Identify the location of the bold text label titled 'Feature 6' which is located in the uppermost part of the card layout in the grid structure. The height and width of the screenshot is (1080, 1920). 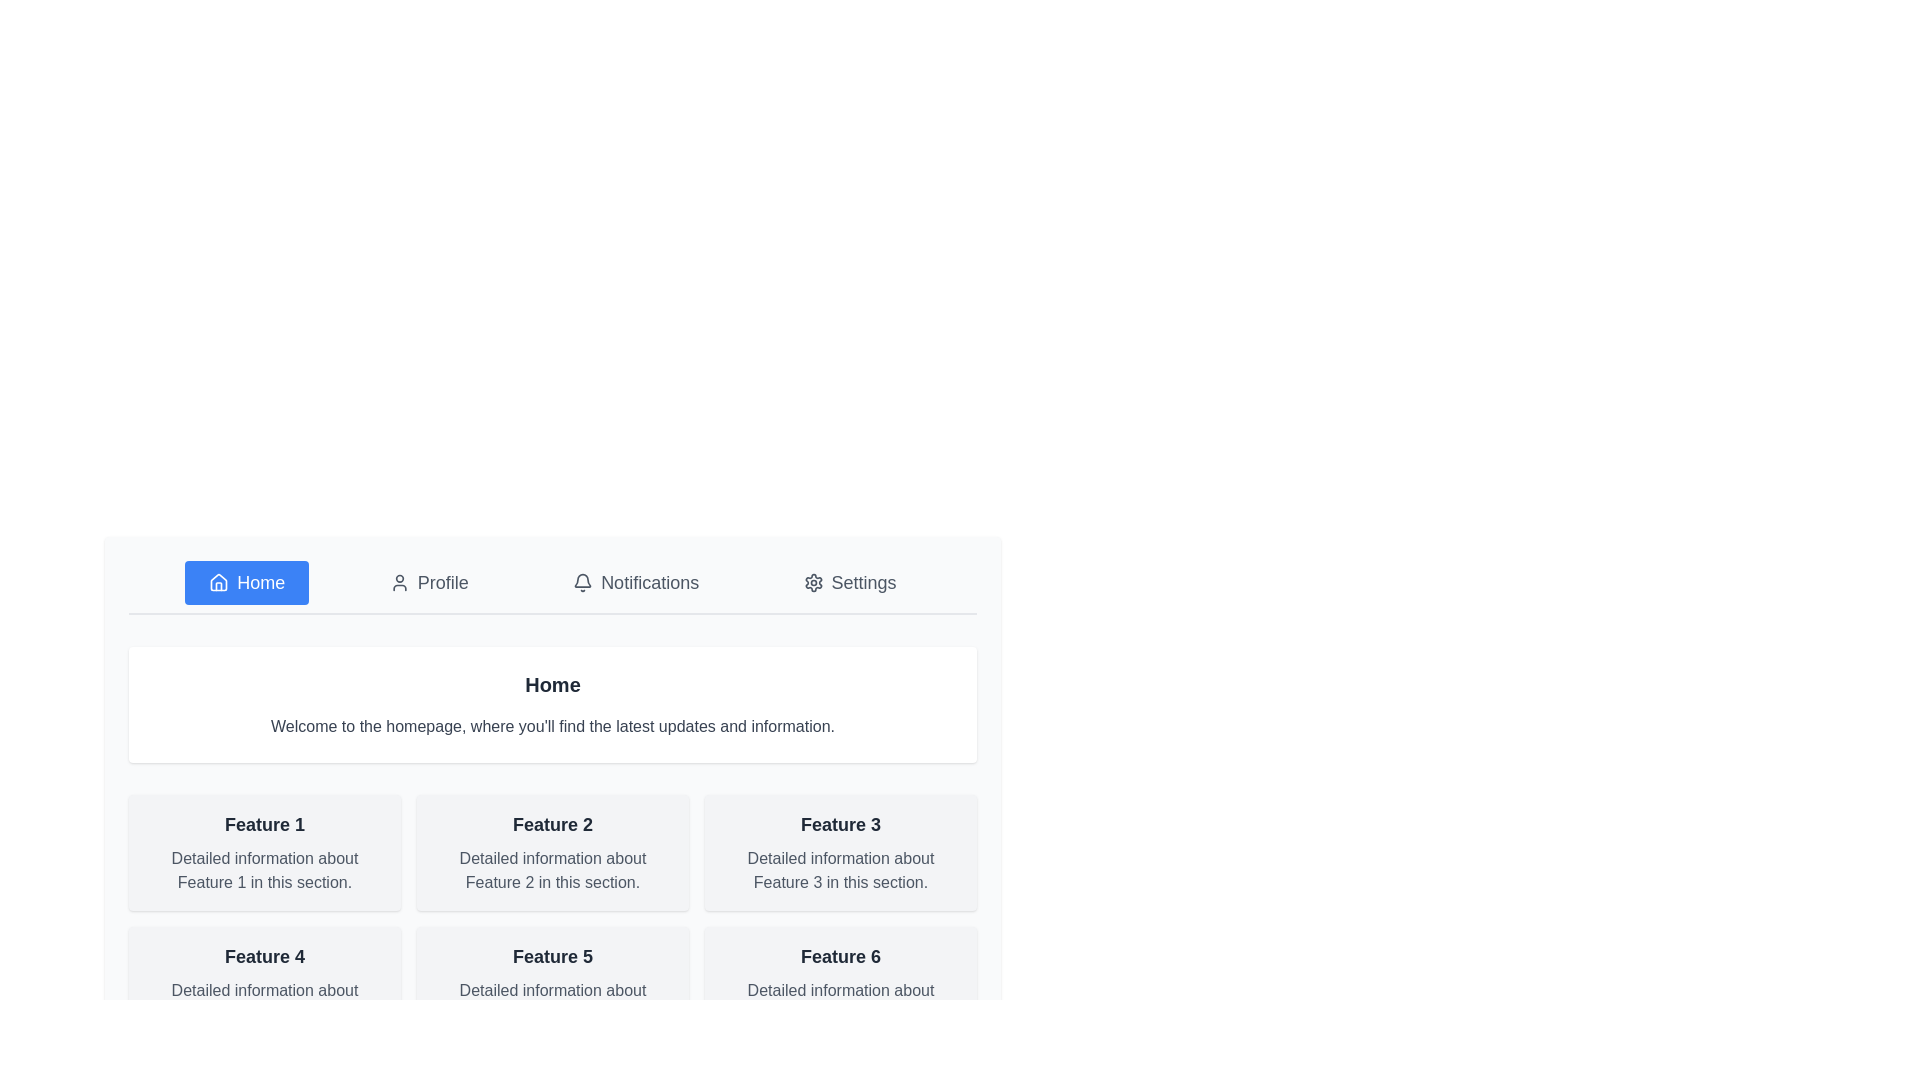
(840, 955).